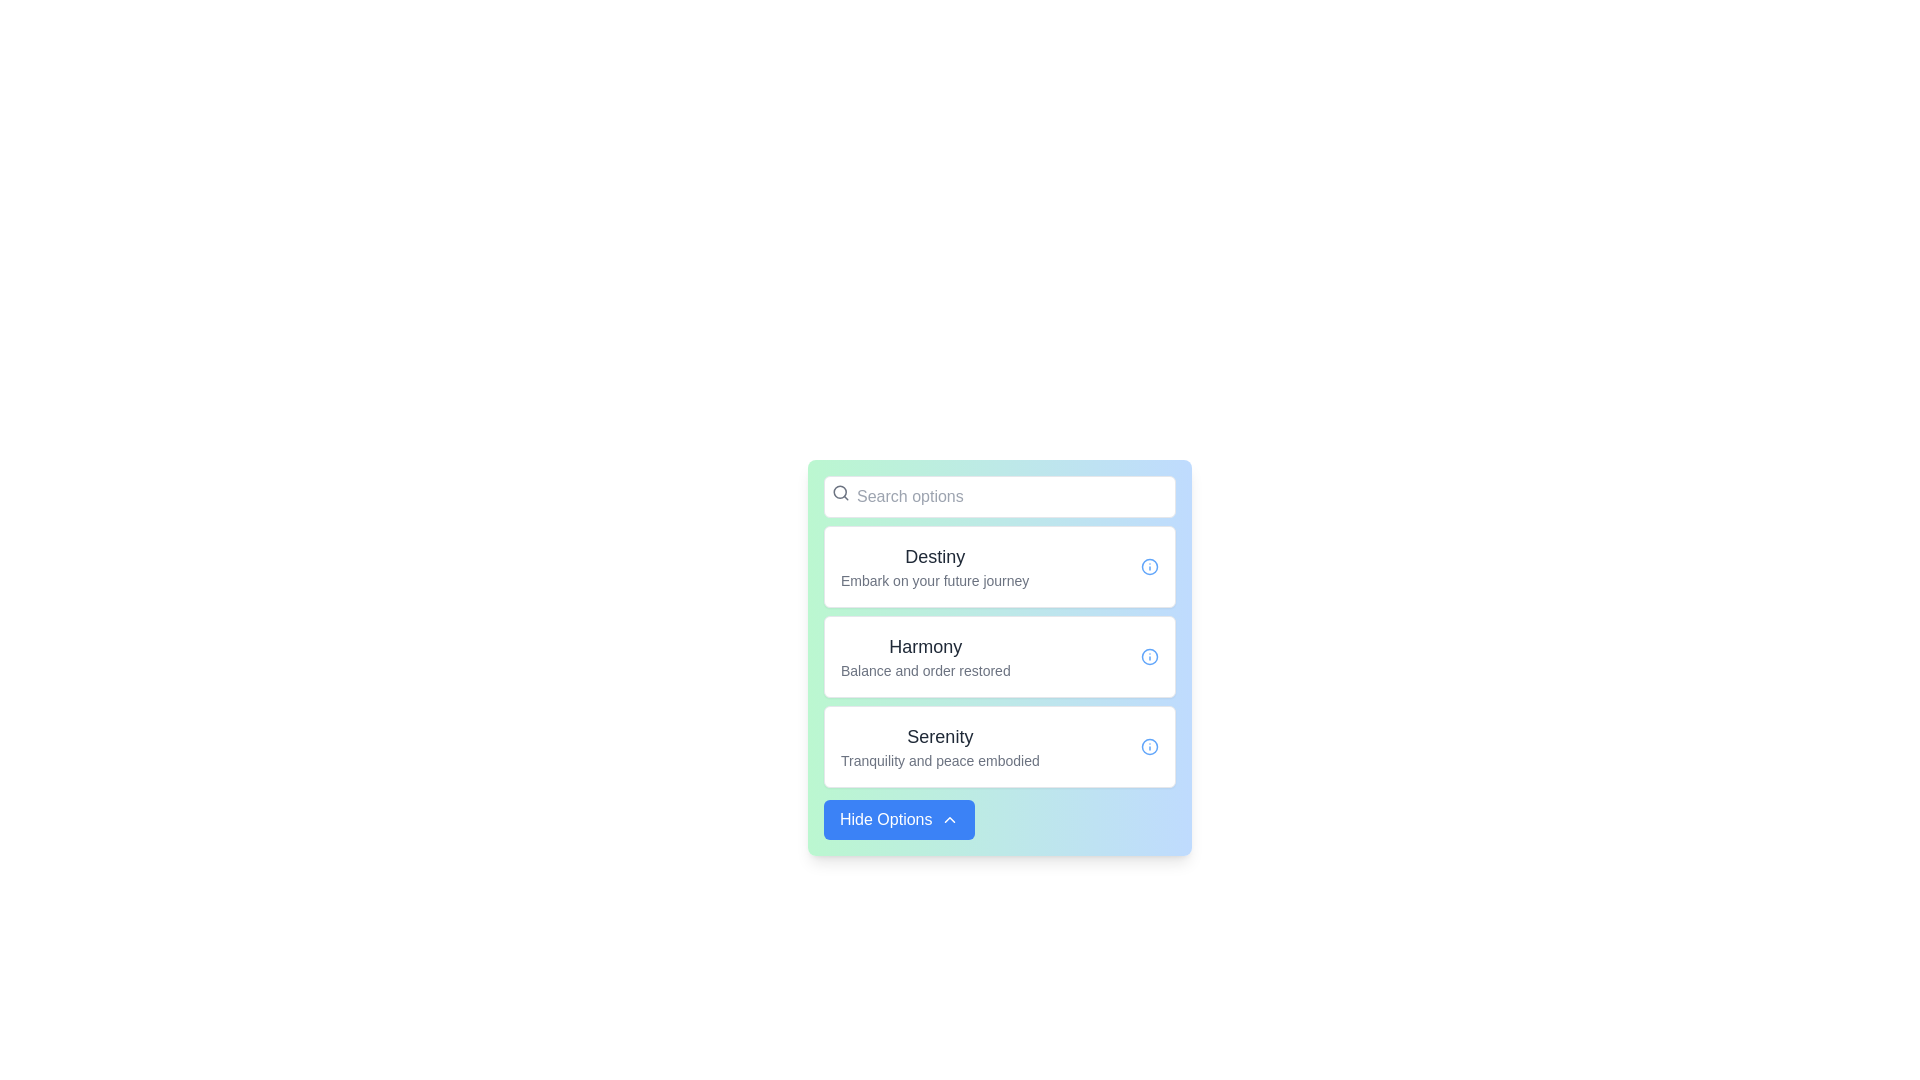 Image resolution: width=1920 pixels, height=1080 pixels. I want to click on the second item in the dropdown menu, which is positioned below 'Destiny' and above 'Serenity', so click(999, 656).